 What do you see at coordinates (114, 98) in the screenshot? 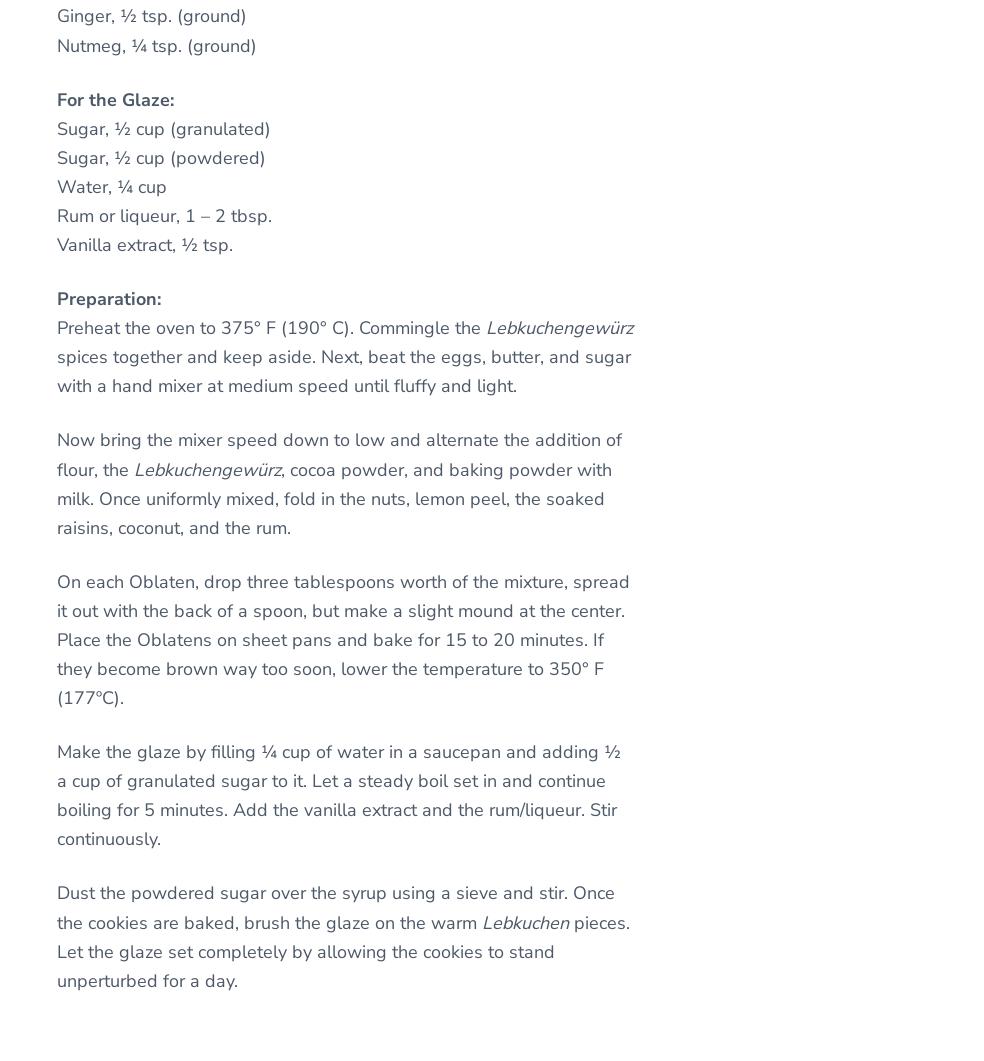
I see `'For the Glaze:'` at bounding box center [114, 98].